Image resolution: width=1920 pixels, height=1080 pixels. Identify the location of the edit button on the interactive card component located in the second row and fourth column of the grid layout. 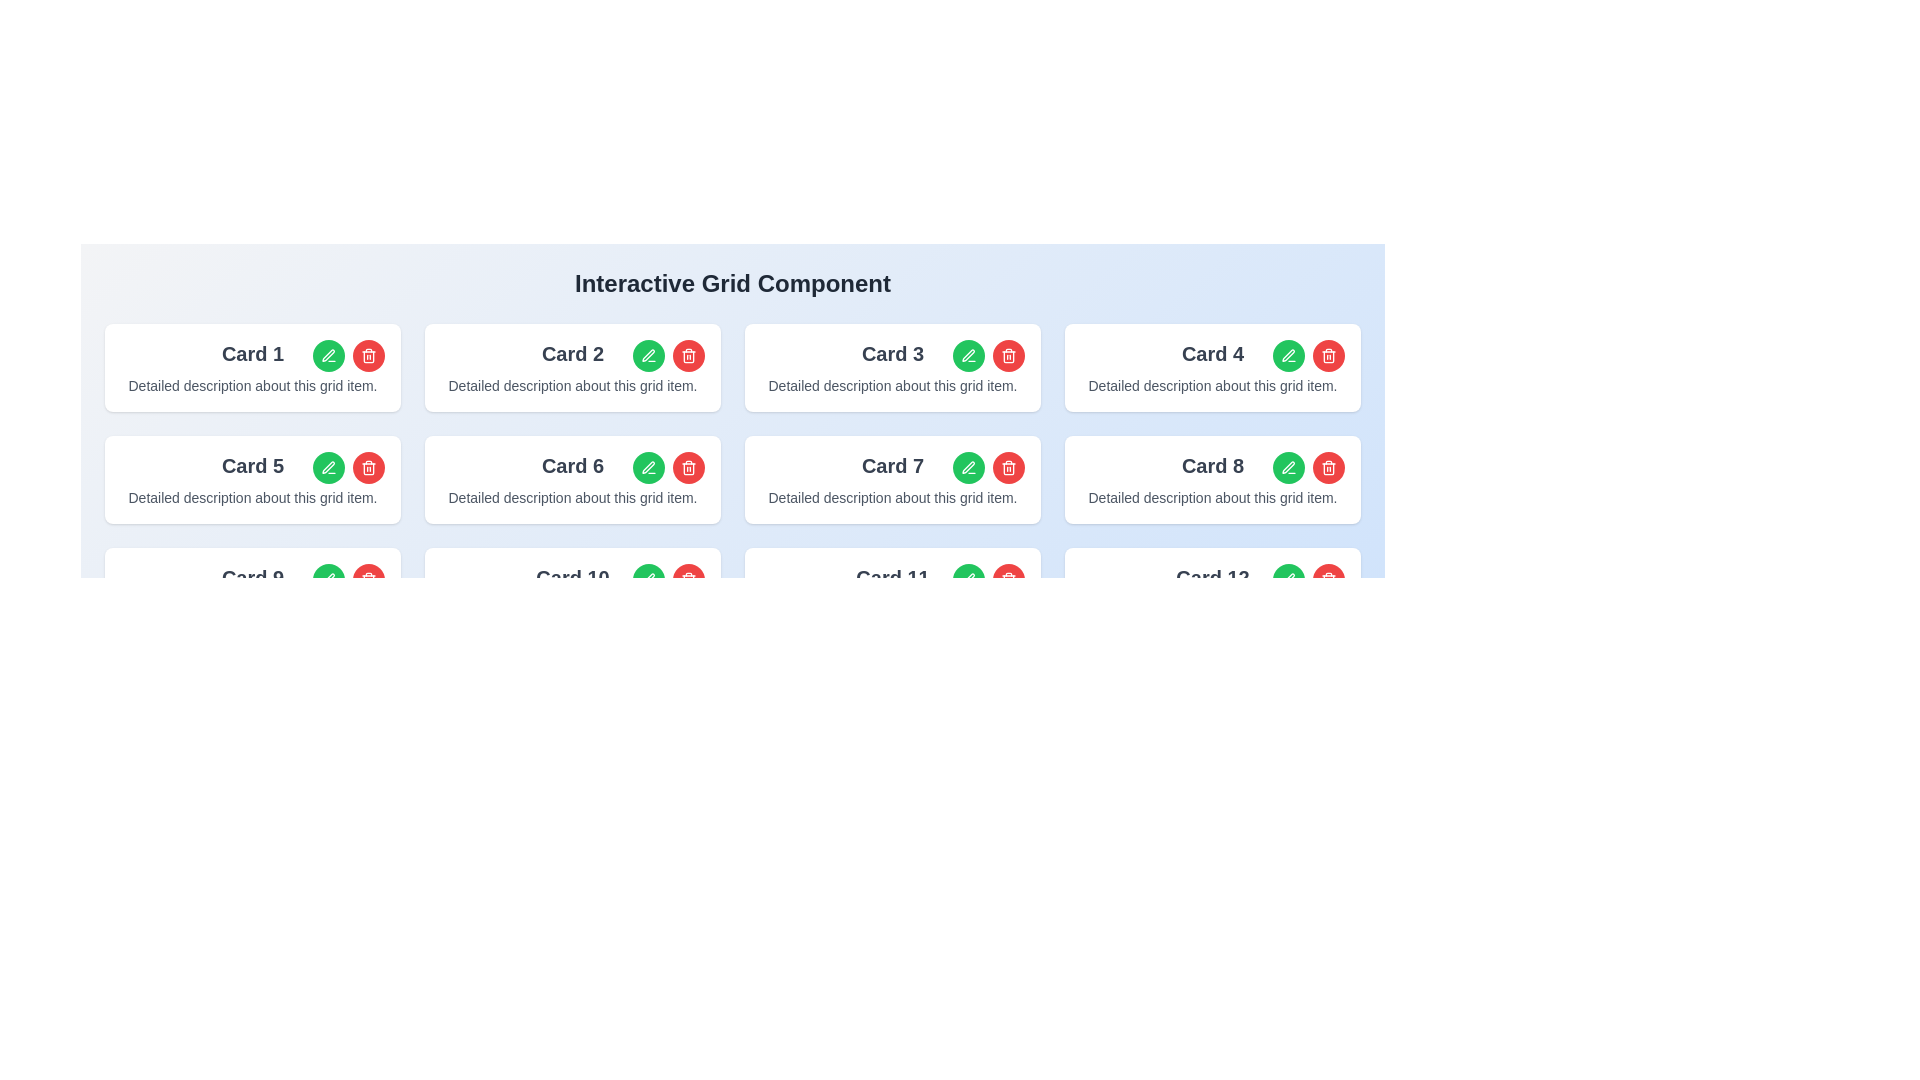
(1212, 479).